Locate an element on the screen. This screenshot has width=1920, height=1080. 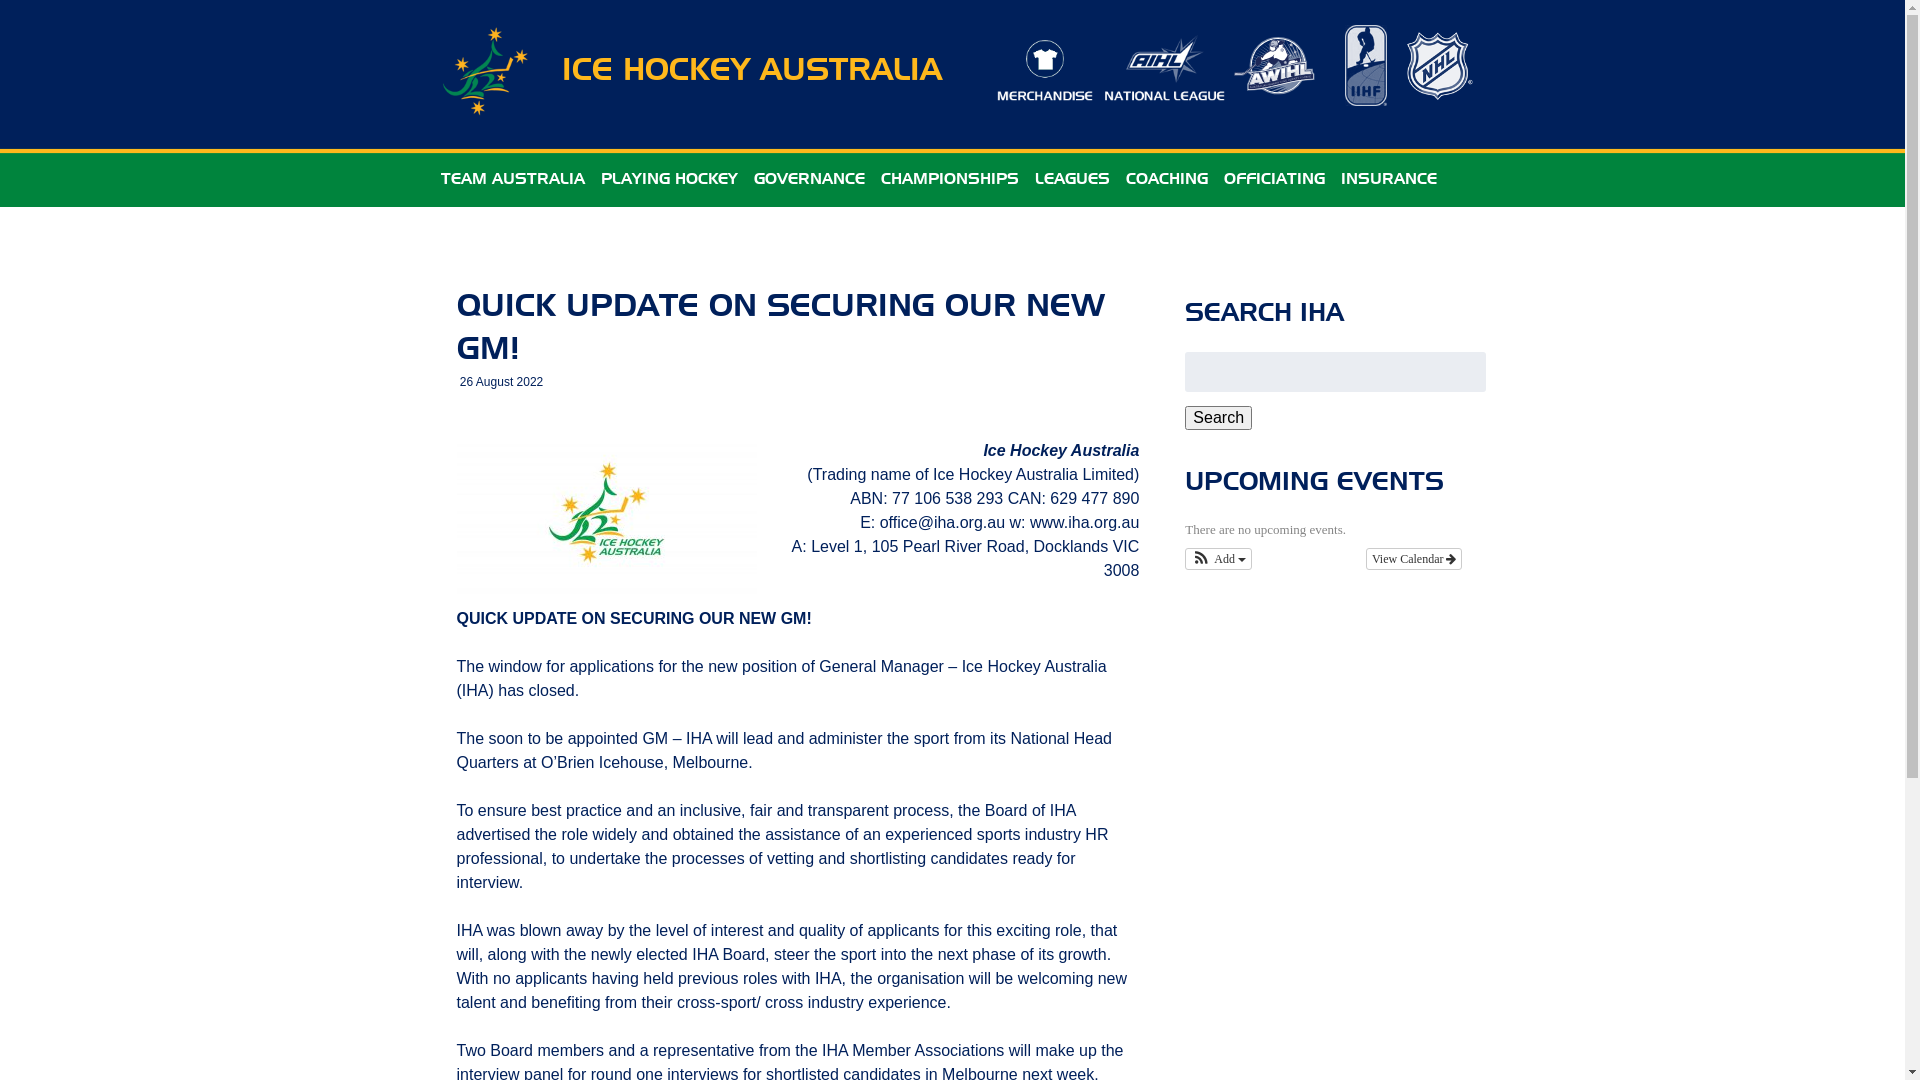
'PLAYING HOCKEY' is located at coordinates (668, 180).